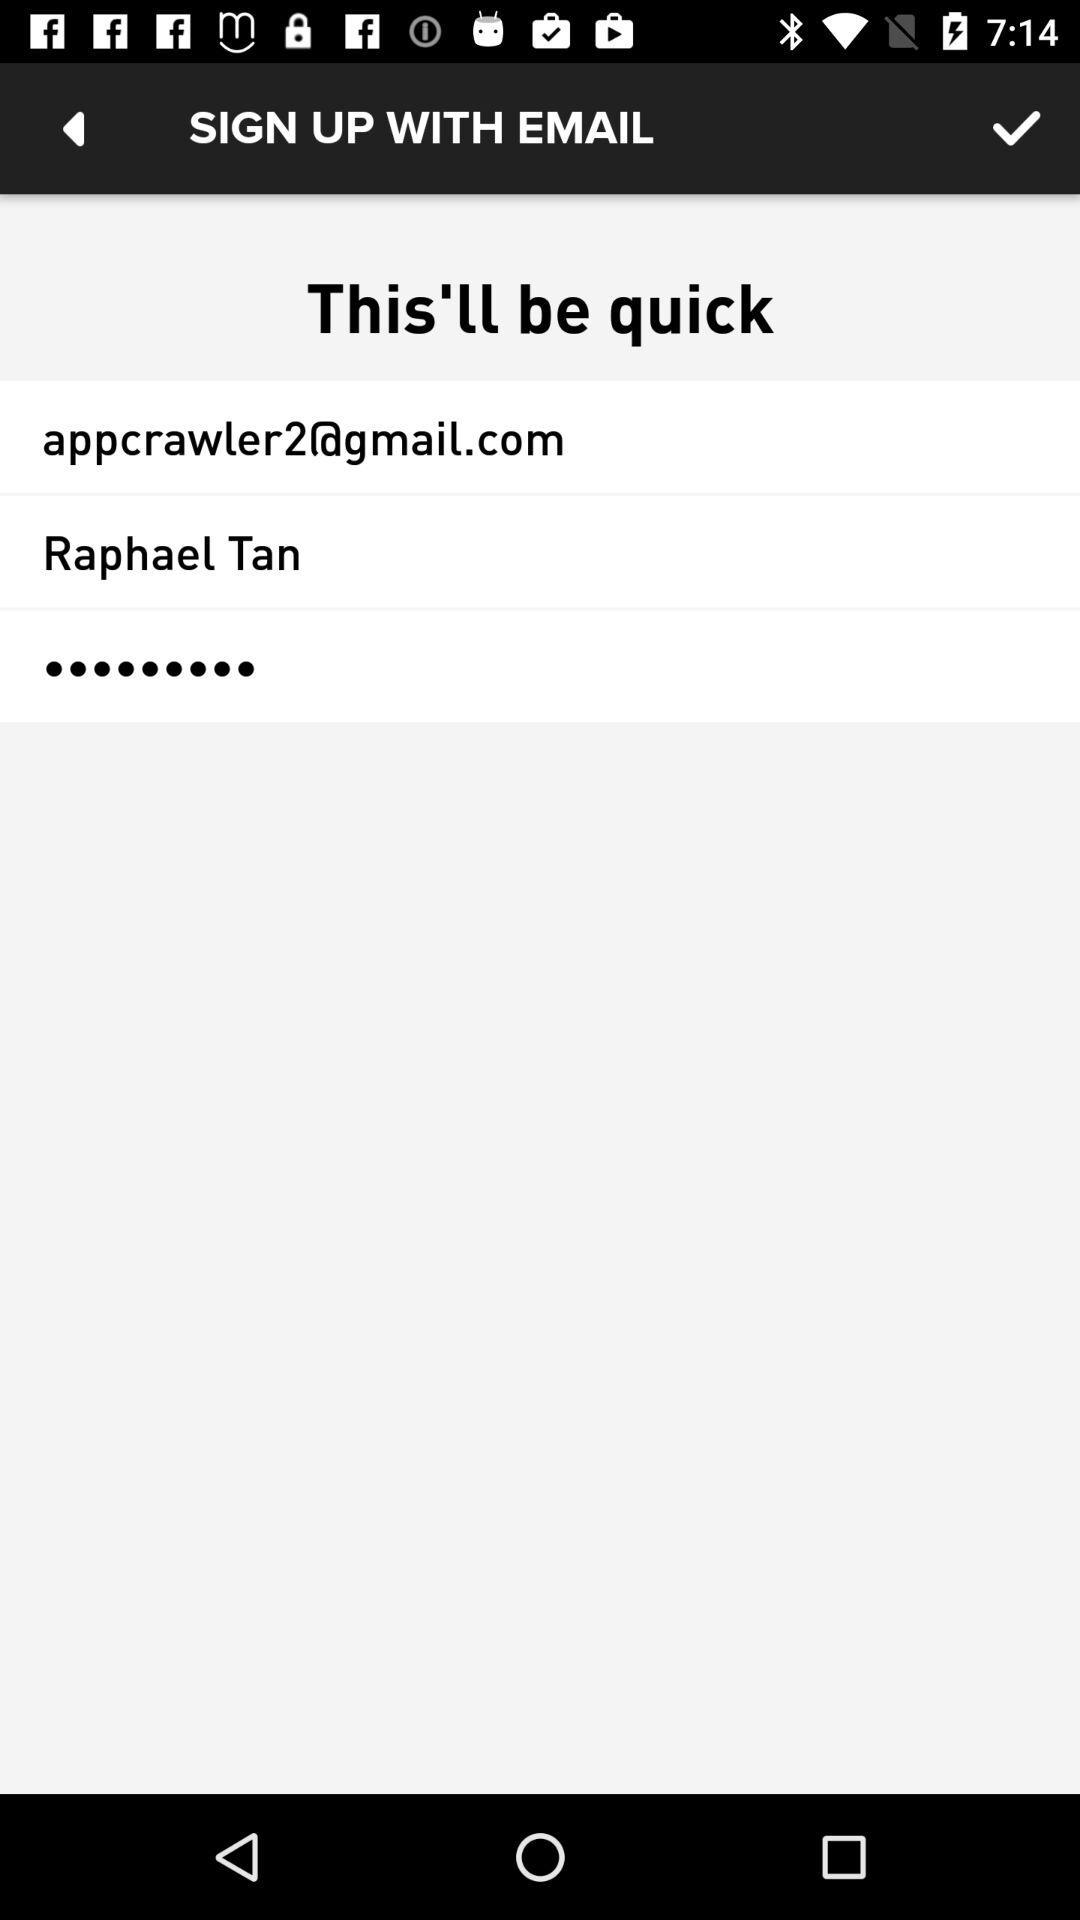  What do you see at coordinates (540, 435) in the screenshot?
I see `appcrawler2@gmail.com` at bounding box center [540, 435].